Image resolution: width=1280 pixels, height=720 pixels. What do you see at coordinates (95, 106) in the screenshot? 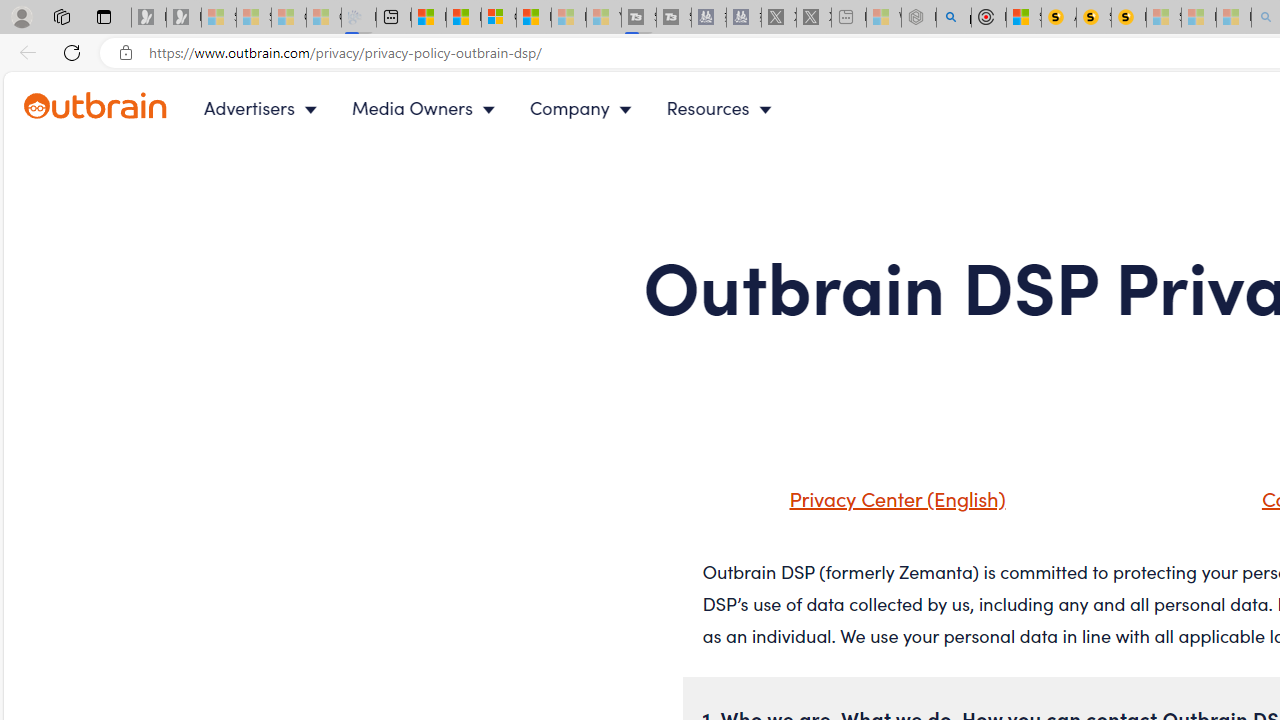
I see `'Outbrain logo - link to homepage'` at bounding box center [95, 106].